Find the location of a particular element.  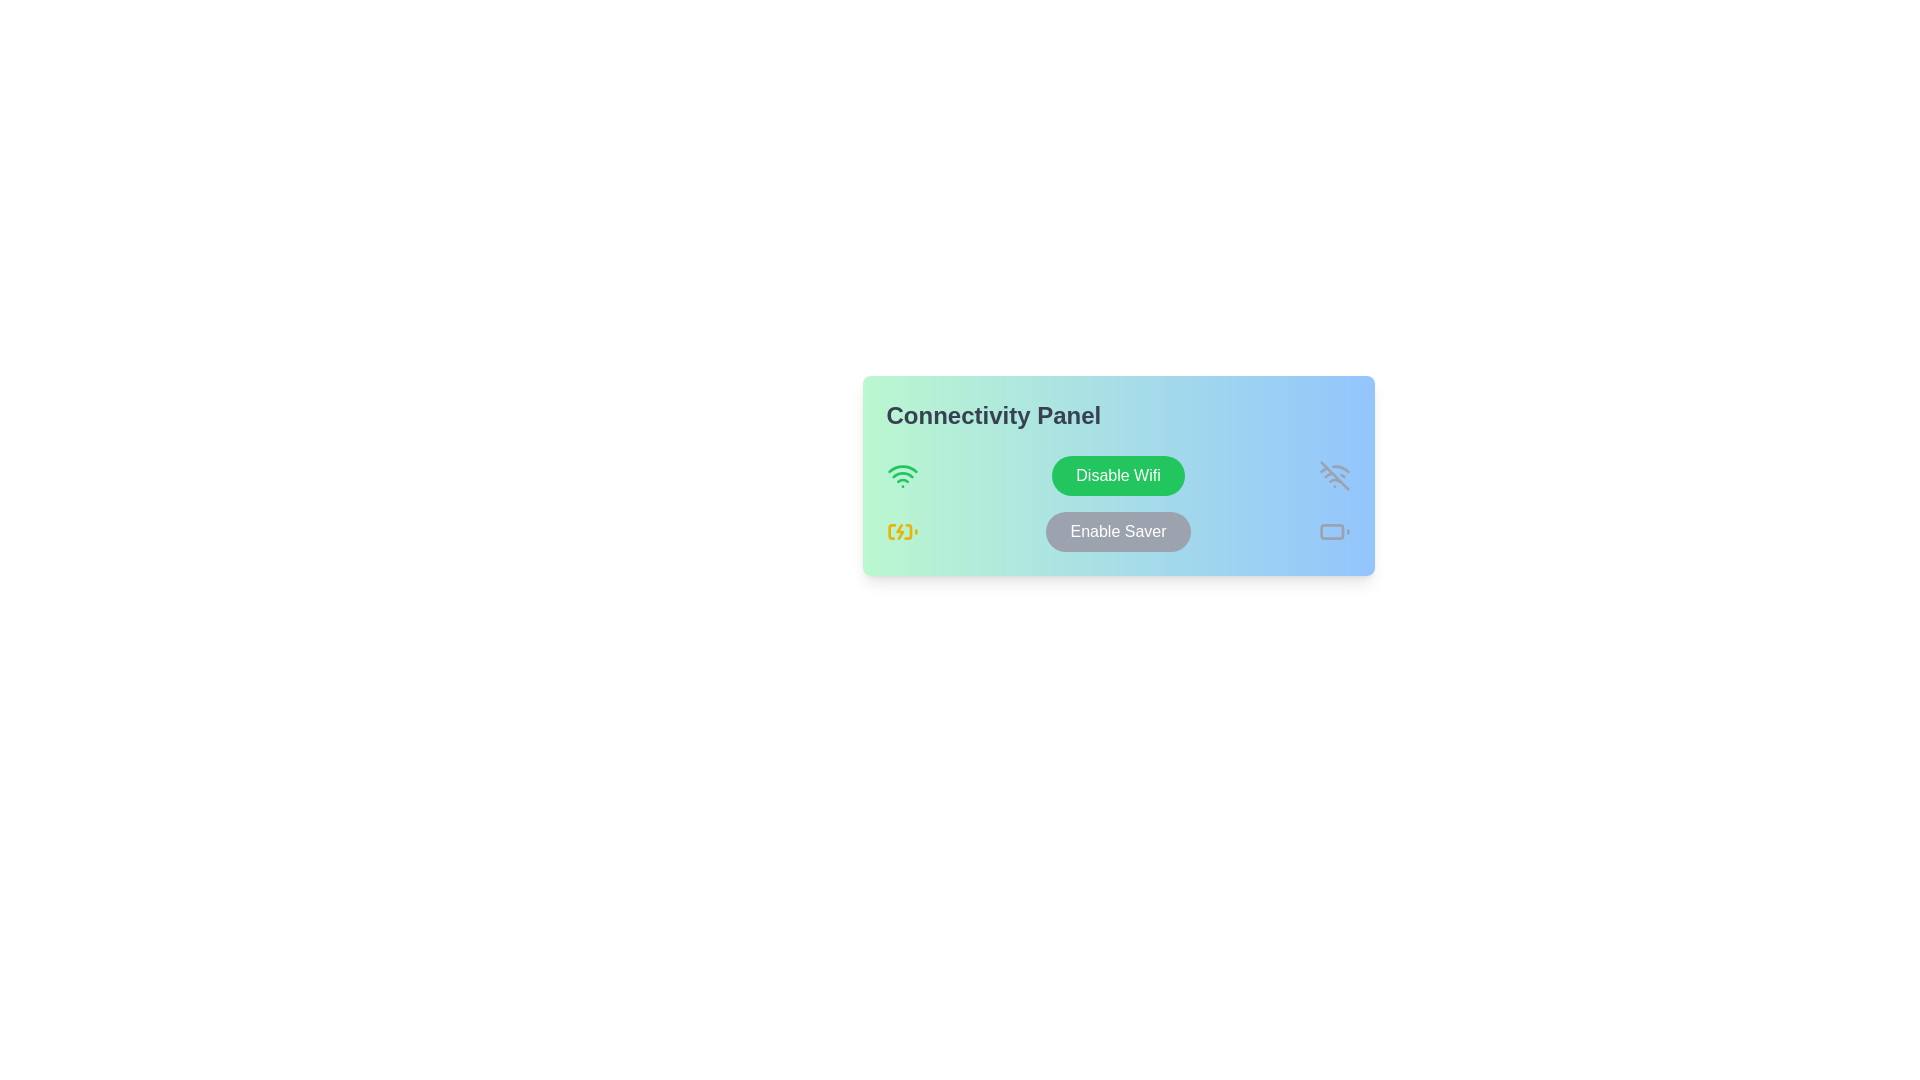

the third arc of the WiFi symbol in the icon located at the top left corner of the Connectivity Panel, under the text 'Connectivity Panel' is located at coordinates (901, 475).